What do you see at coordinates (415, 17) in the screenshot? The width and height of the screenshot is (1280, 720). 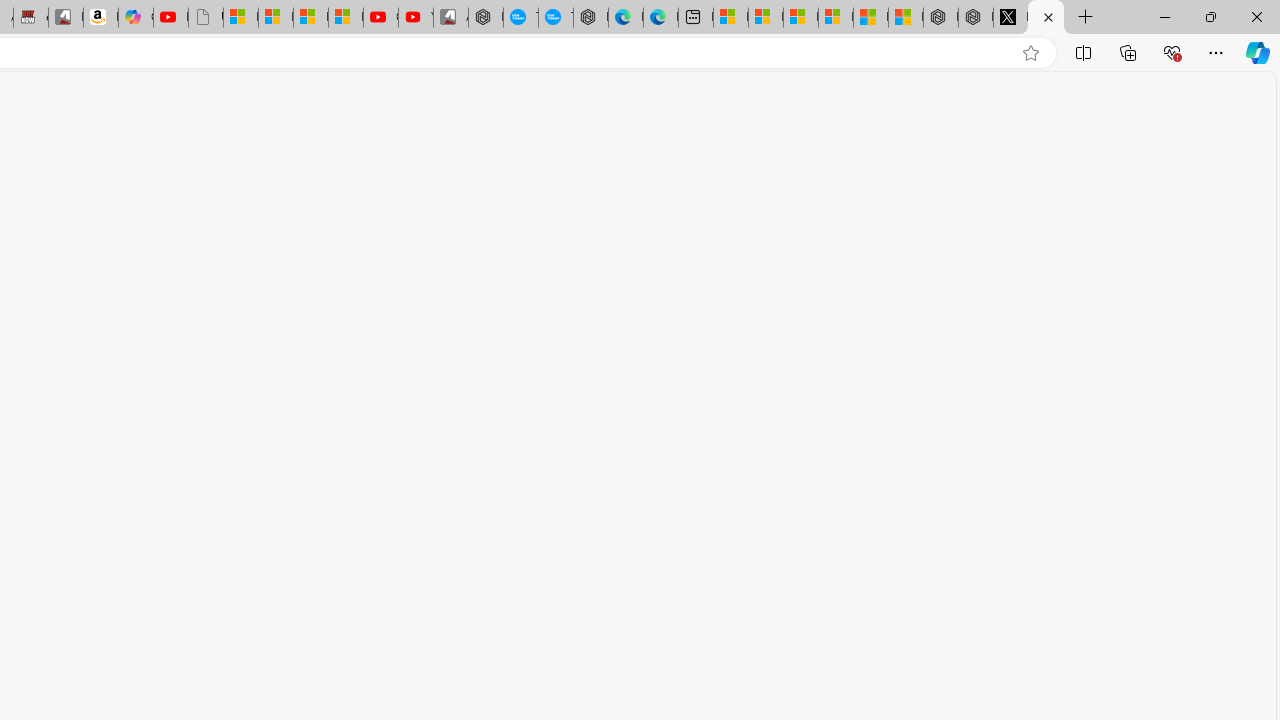 I see `'YouTube Kids - An App Created for Kids to Explore Content'` at bounding box center [415, 17].